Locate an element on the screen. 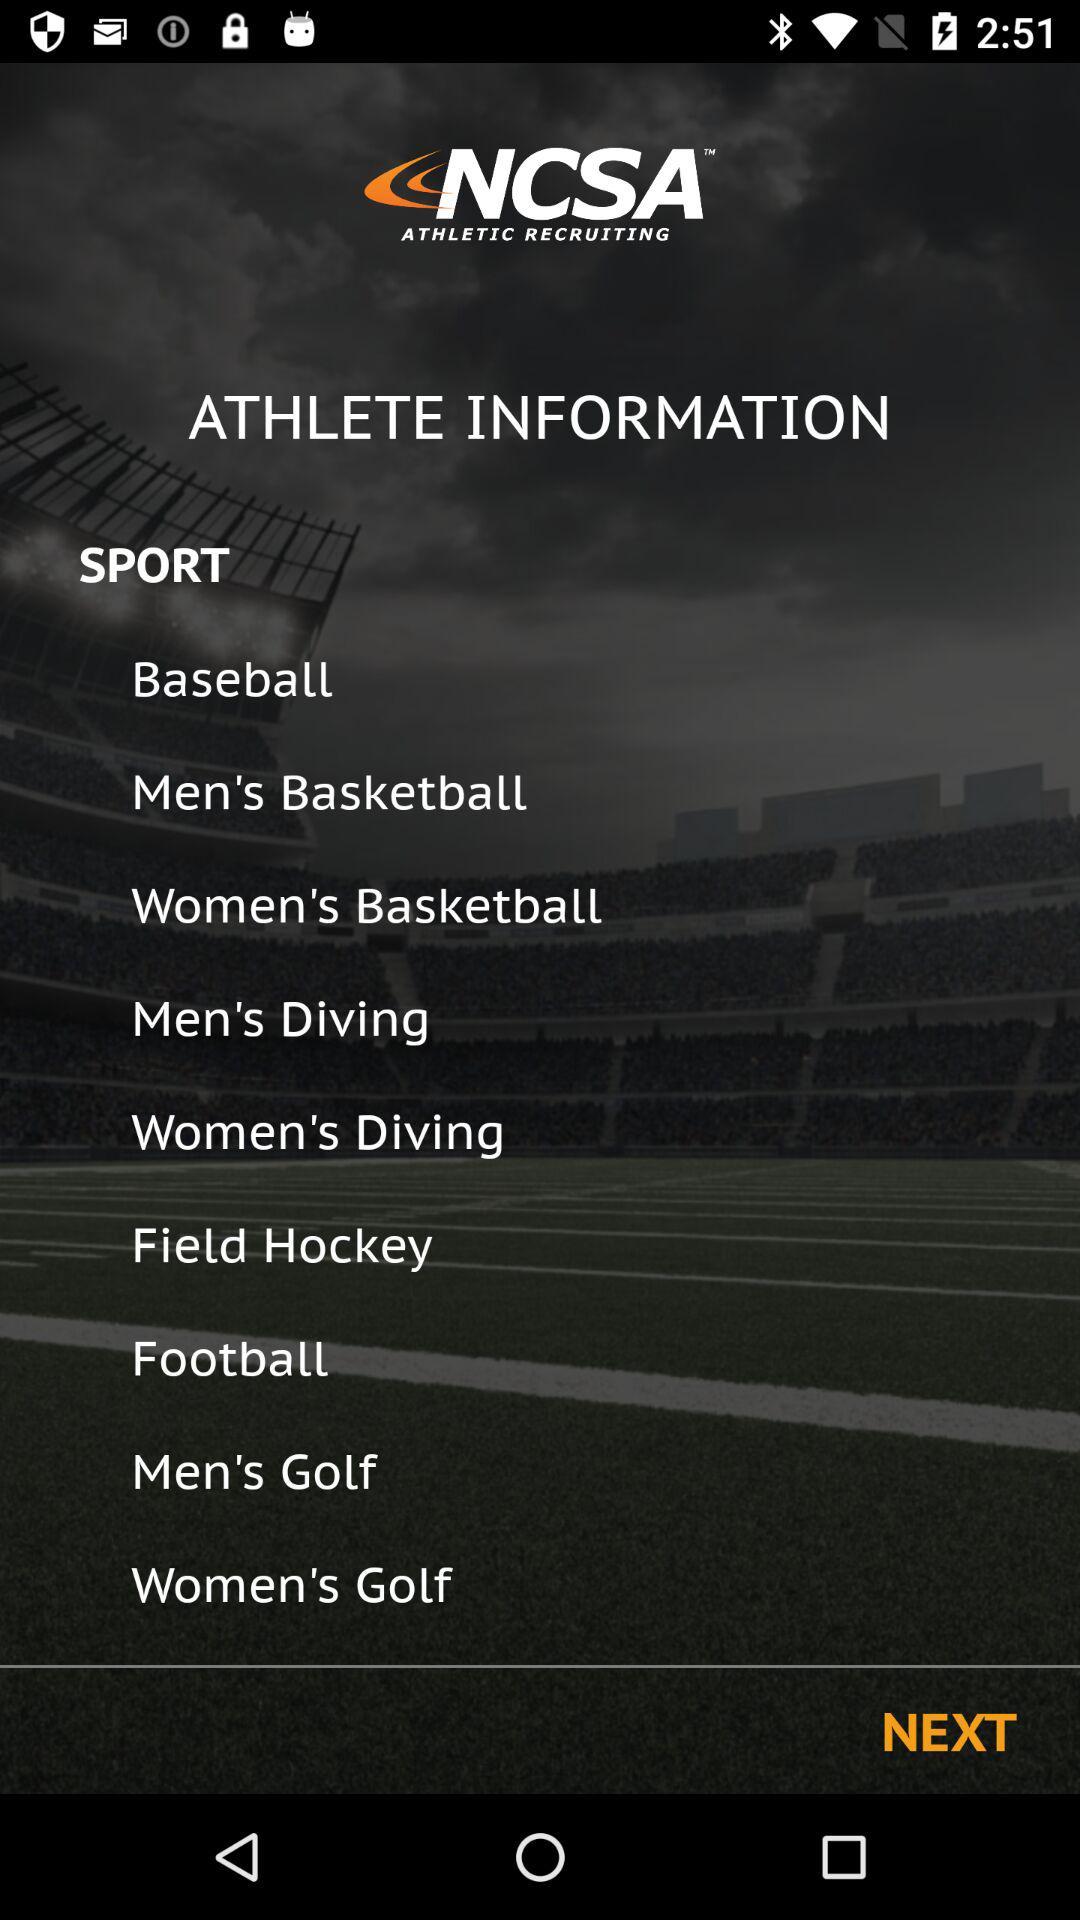 The image size is (1080, 1920). baseball item is located at coordinates (591, 678).